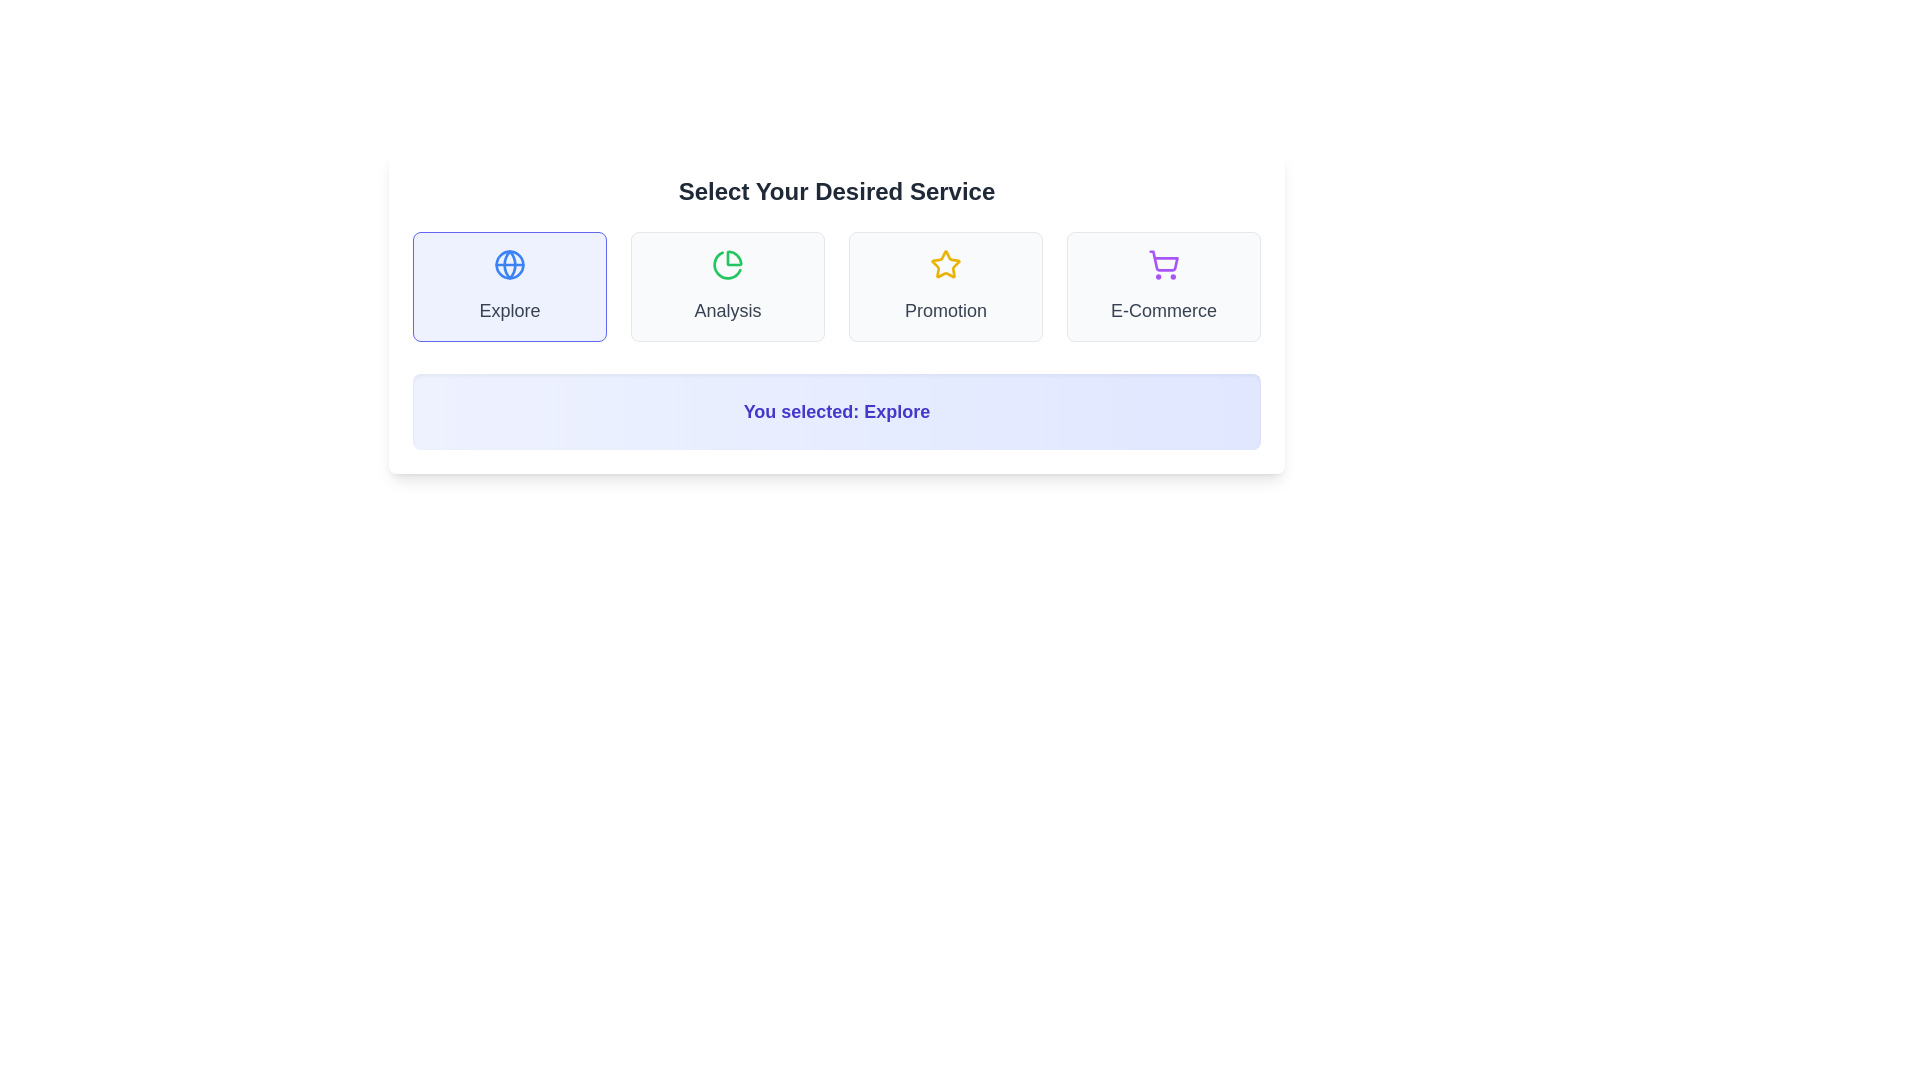 The height and width of the screenshot is (1080, 1920). What do you see at coordinates (944, 286) in the screenshot?
I see `the third card labeled 'Promotion' in the horizontally aligned grid of service options` at bounding box center [944, 286].